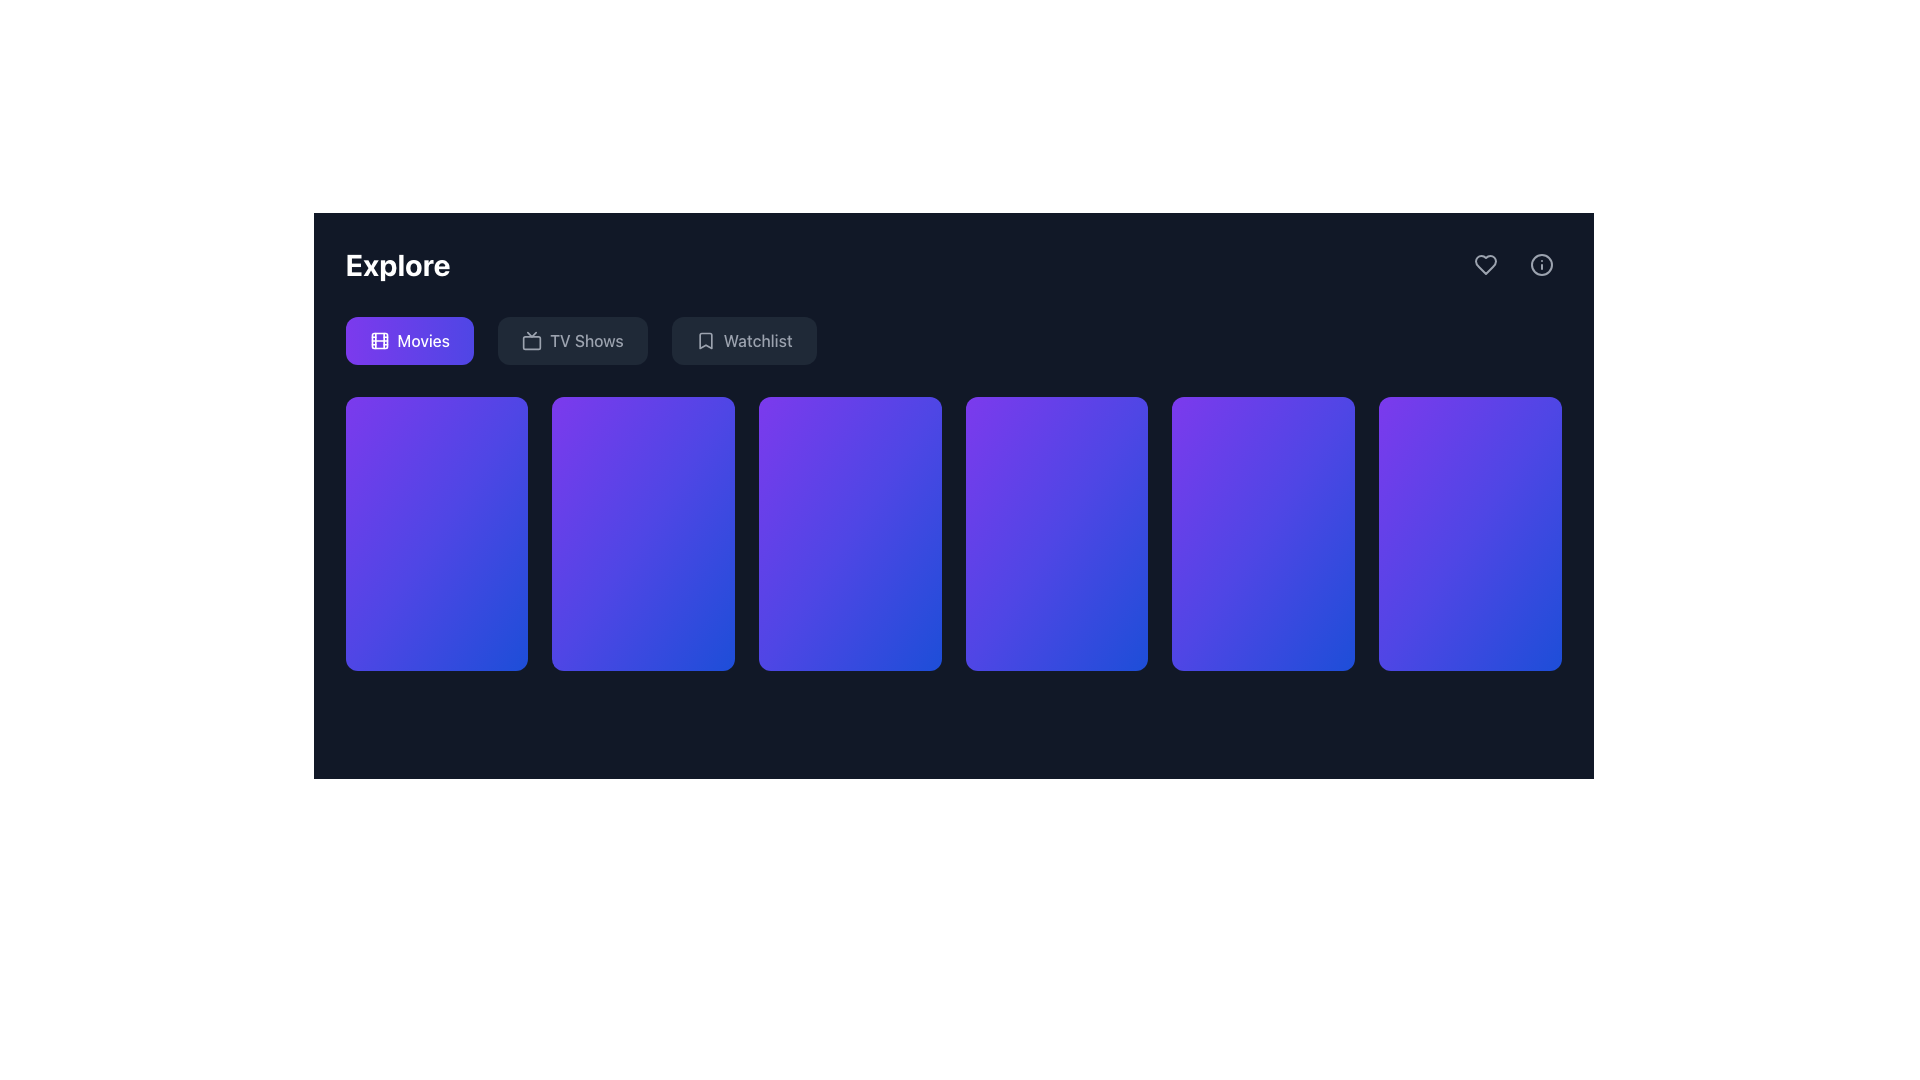 The image size is (1920, 1080). Describe the element at coordinates (743, 339) in the screenshot. I see `the 'Watchlist' button, which is a rectangular button with a dark gray background and a bookmark icon, located as the third button from the left in a horizontal button group at the top center of the application` at that location.